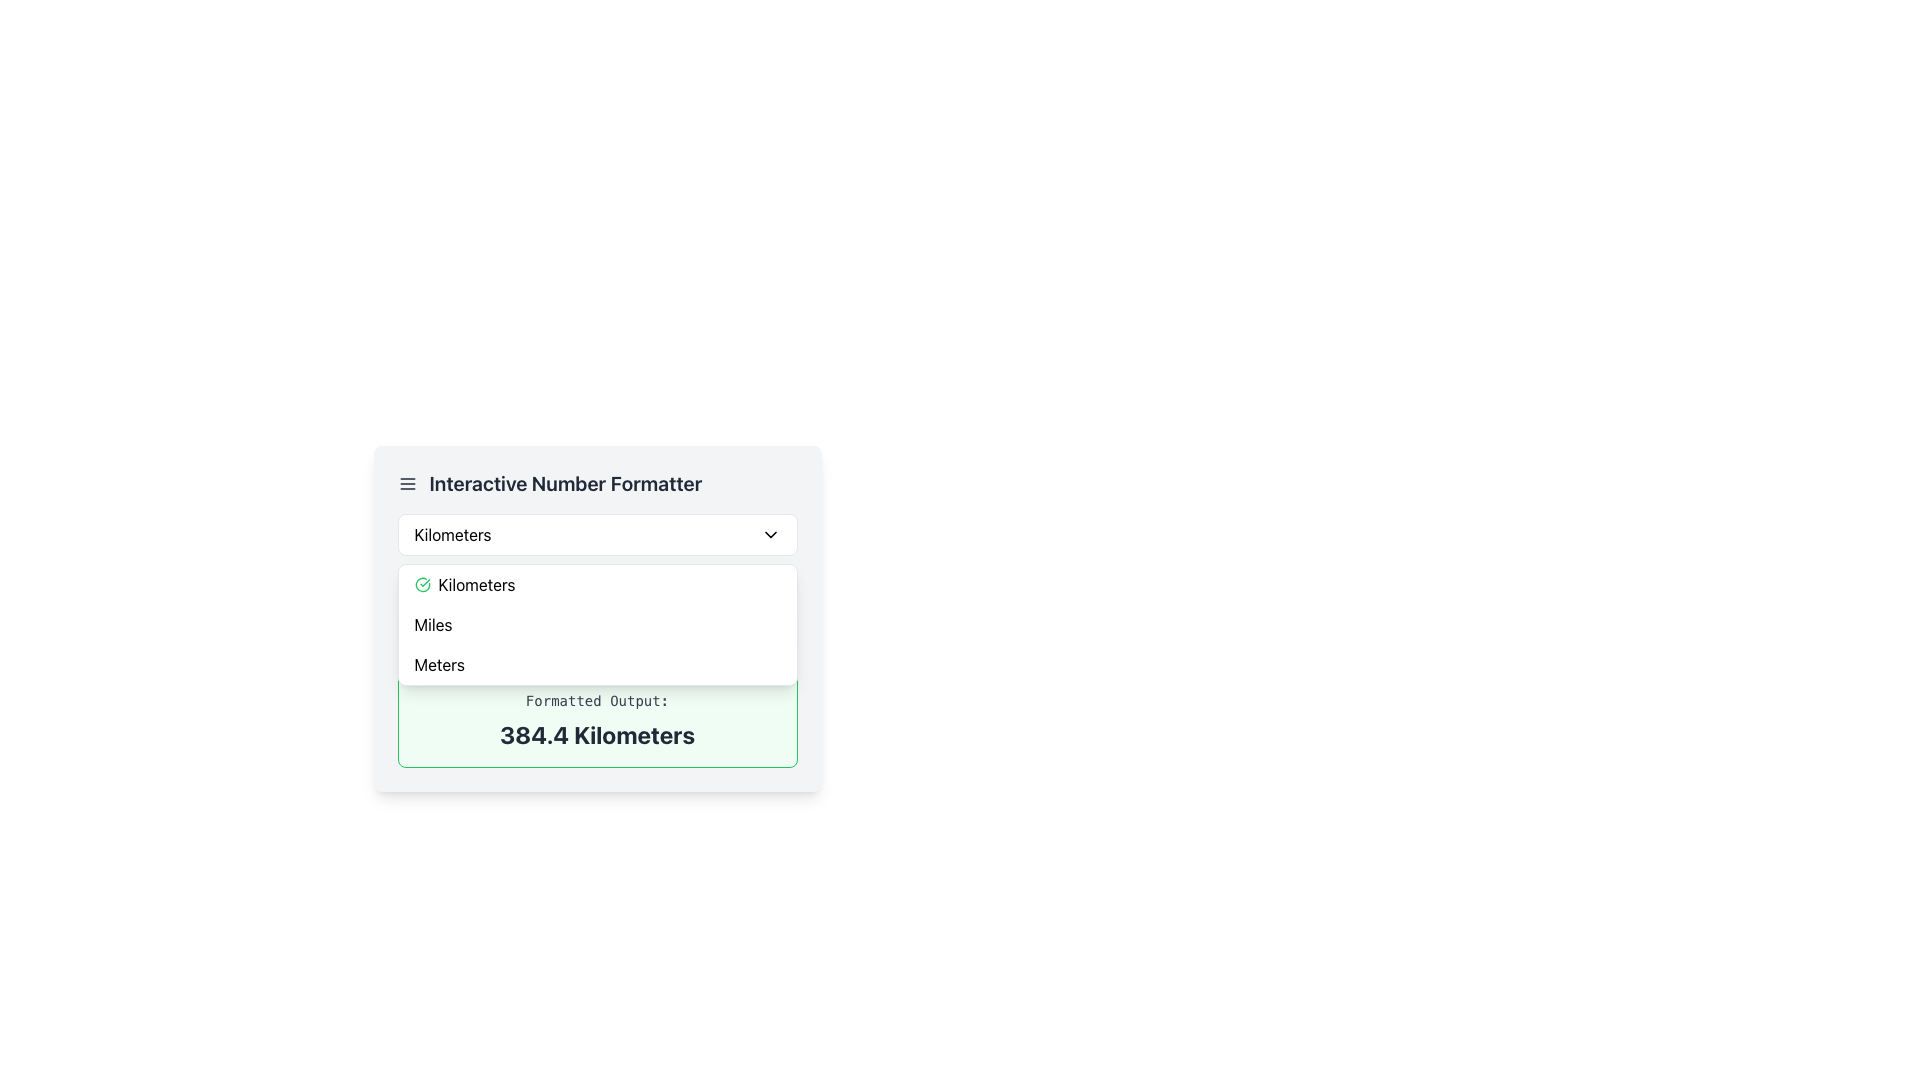  I want to click on the dropdown menu option labeled 'Miles', which is the second choice in the dropdown sequence, so click(596, 623).